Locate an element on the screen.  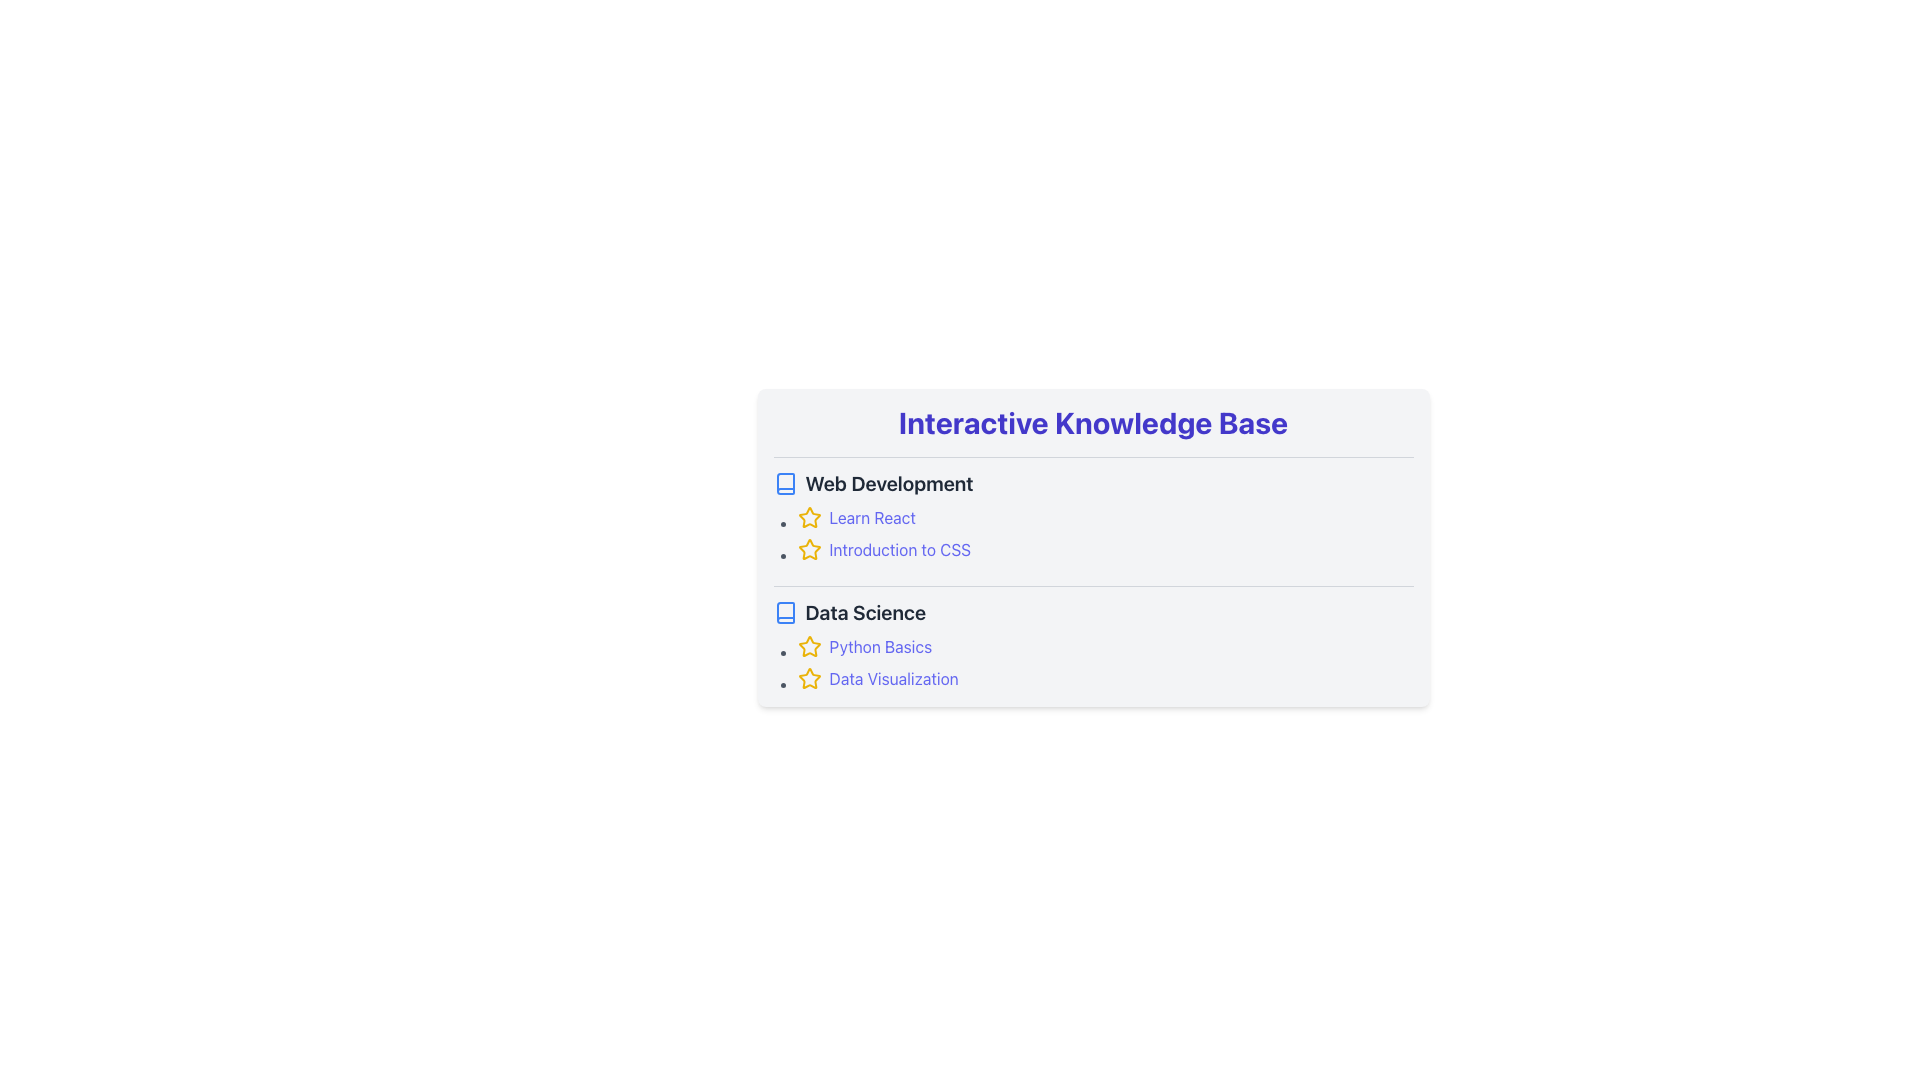
the Icon that visually links to the 'Data Science' title, positioned on the left side of the line containing the title is located at coordinates (784, 612).